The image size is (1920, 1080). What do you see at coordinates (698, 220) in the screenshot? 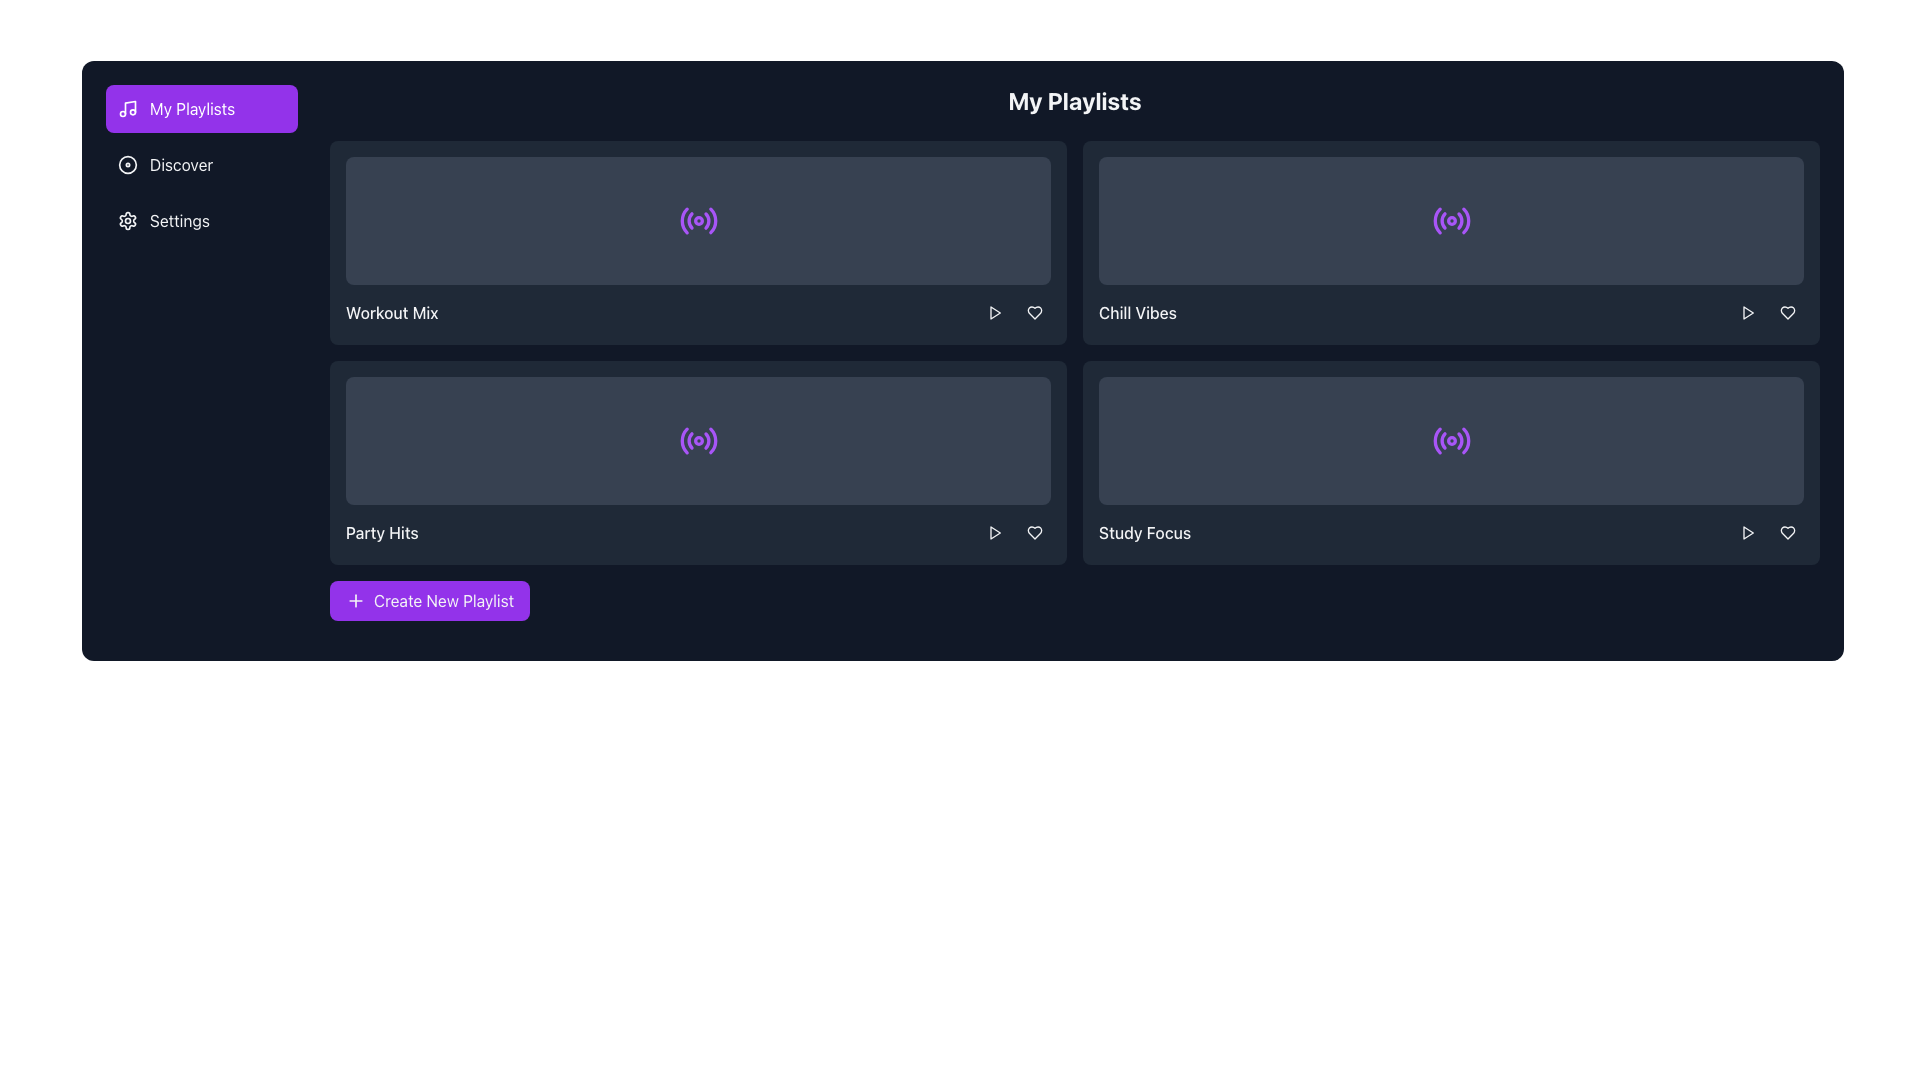
I see `the icon in the 'Workout Mix' playlist card` at bounding box center [698, 220].